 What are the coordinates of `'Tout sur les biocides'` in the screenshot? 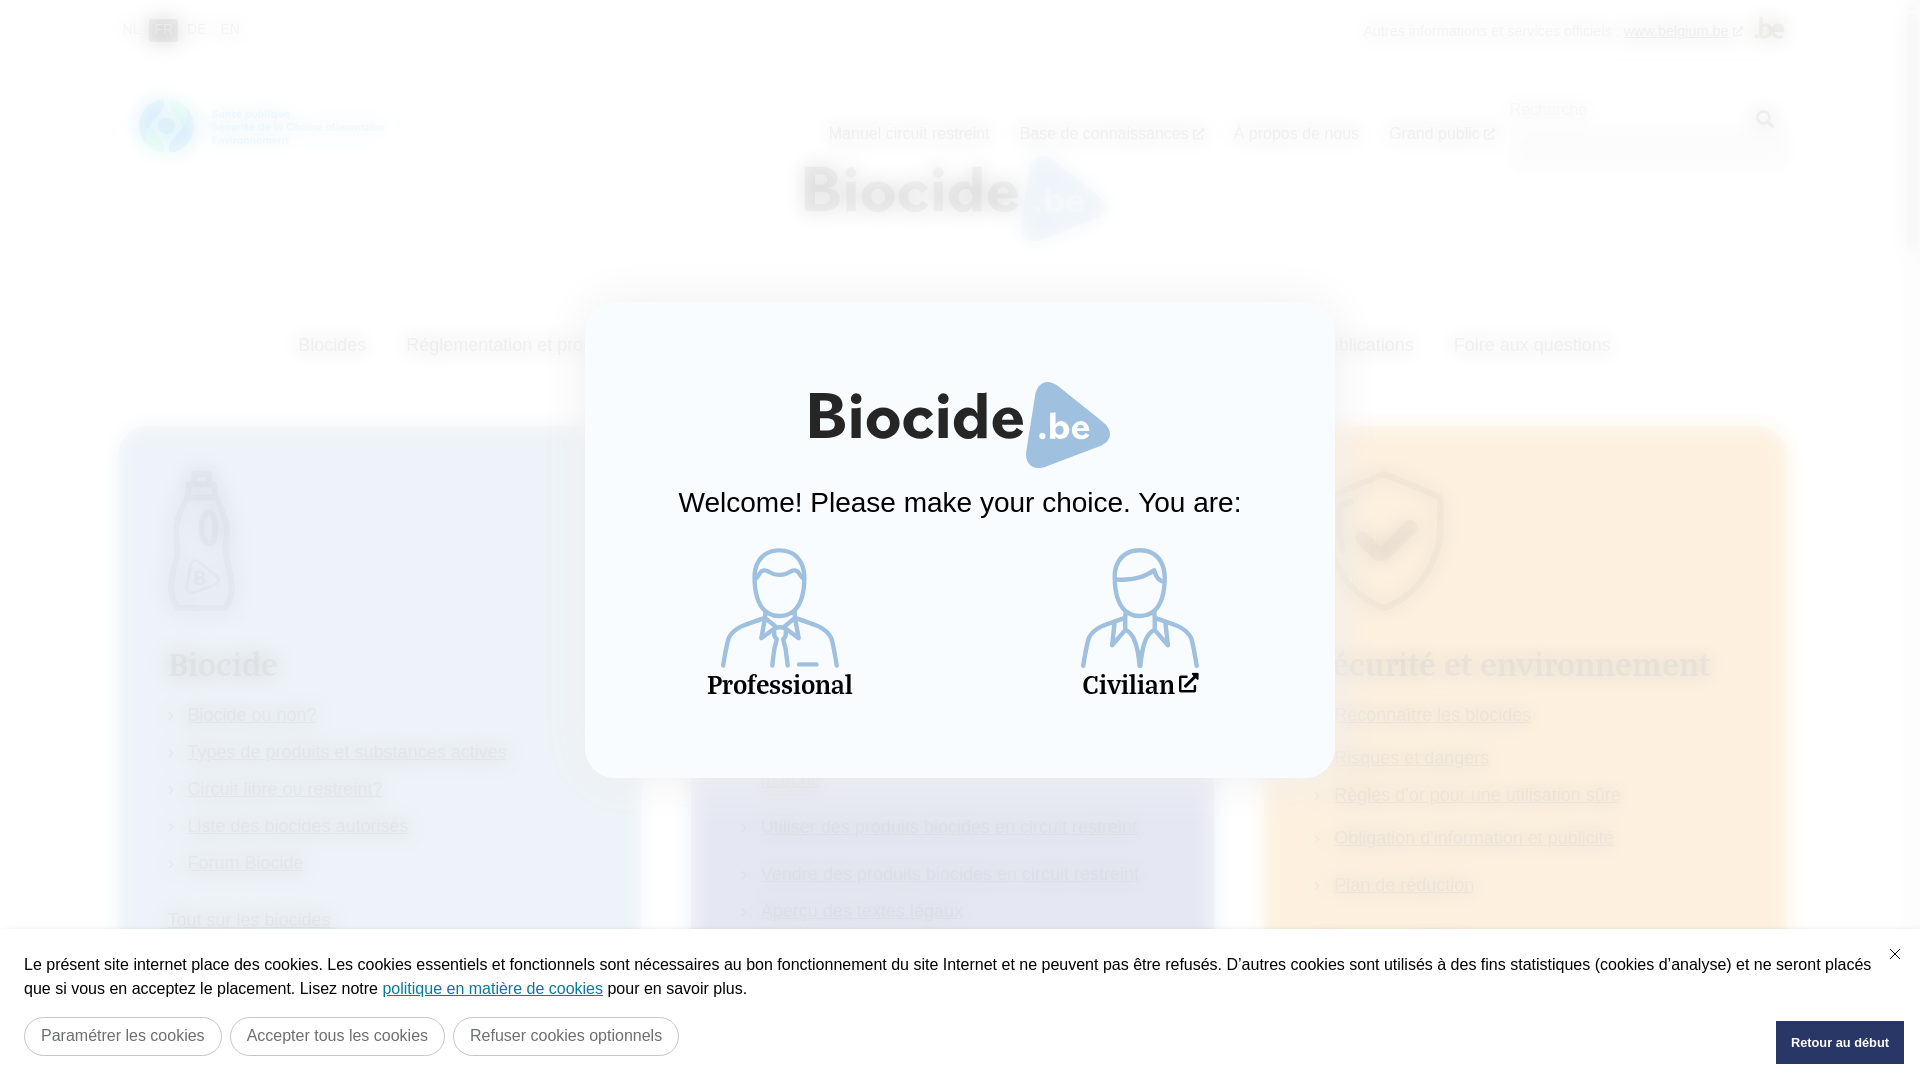 It's located at (248, 920).